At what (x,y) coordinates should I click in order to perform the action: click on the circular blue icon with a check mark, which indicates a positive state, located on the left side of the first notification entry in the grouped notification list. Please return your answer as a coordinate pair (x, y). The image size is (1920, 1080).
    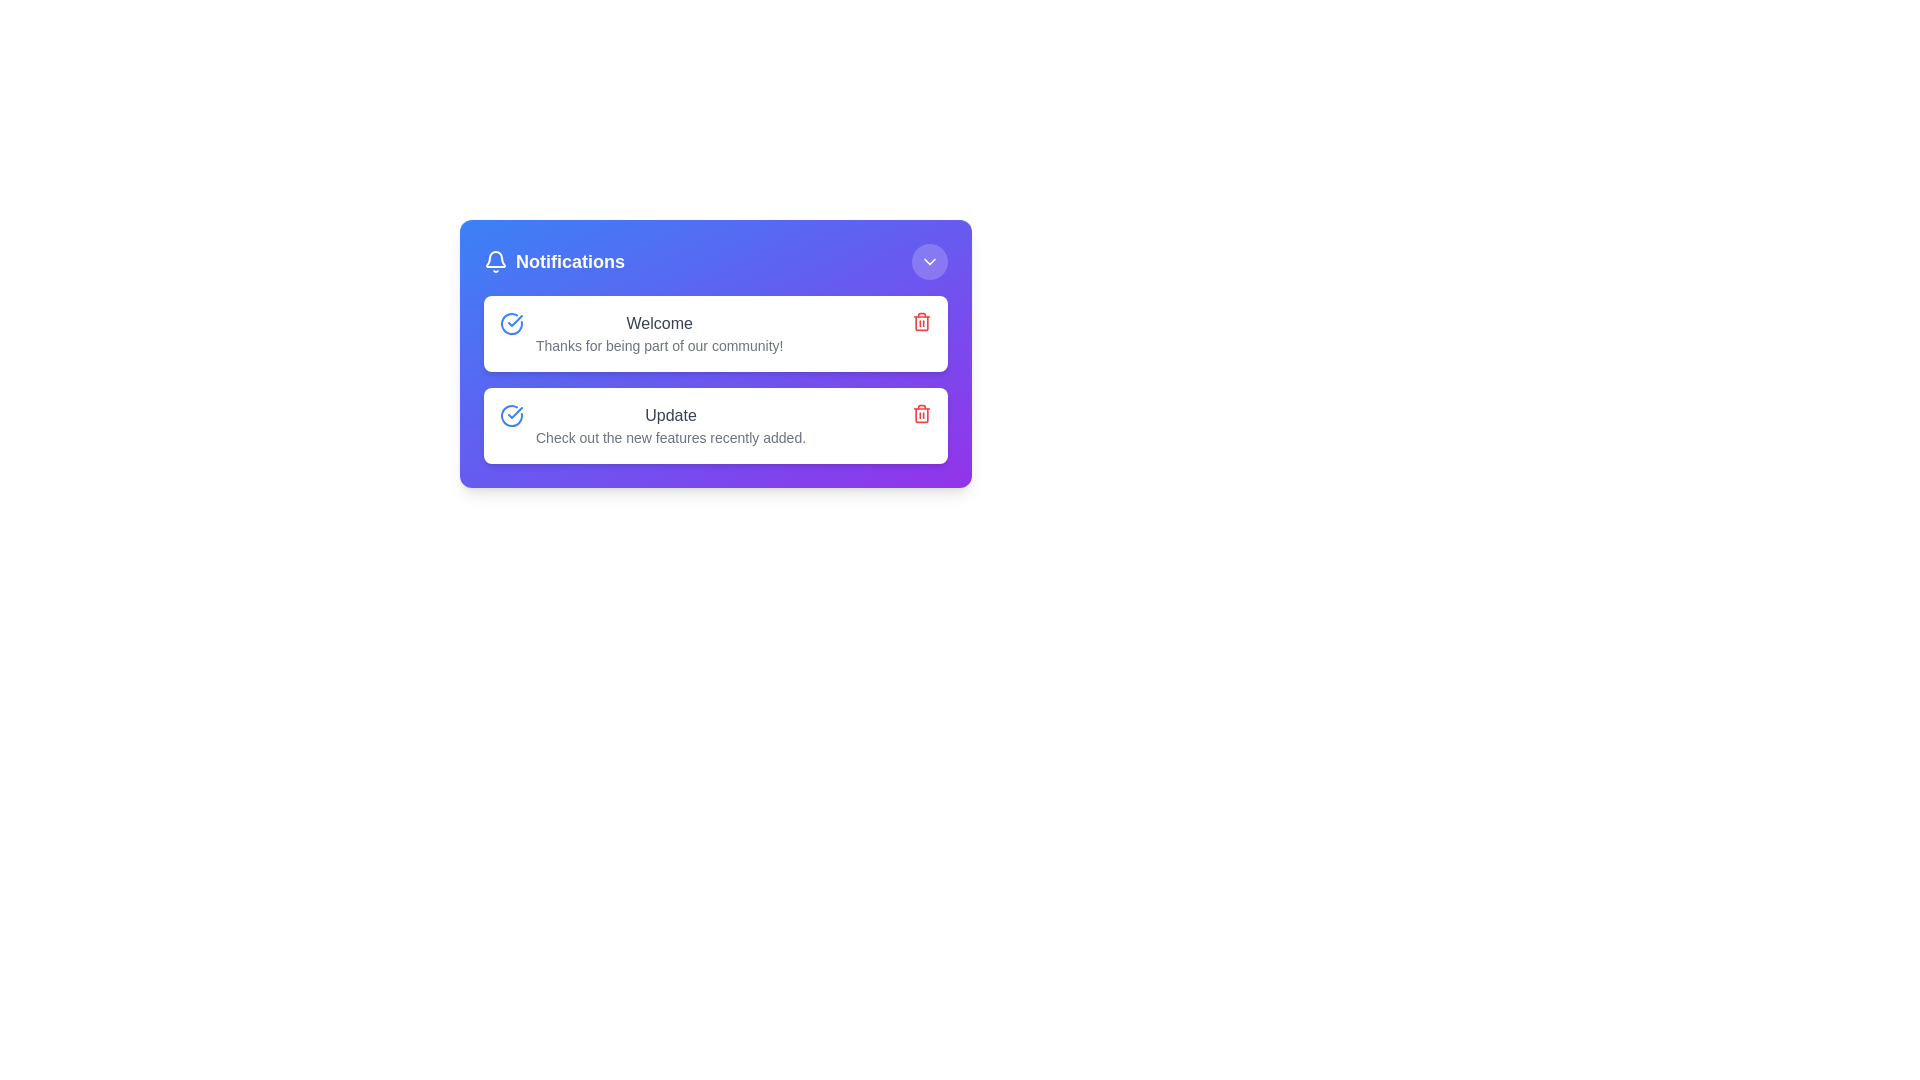
    Looking at the image, I should click on (512, 323).